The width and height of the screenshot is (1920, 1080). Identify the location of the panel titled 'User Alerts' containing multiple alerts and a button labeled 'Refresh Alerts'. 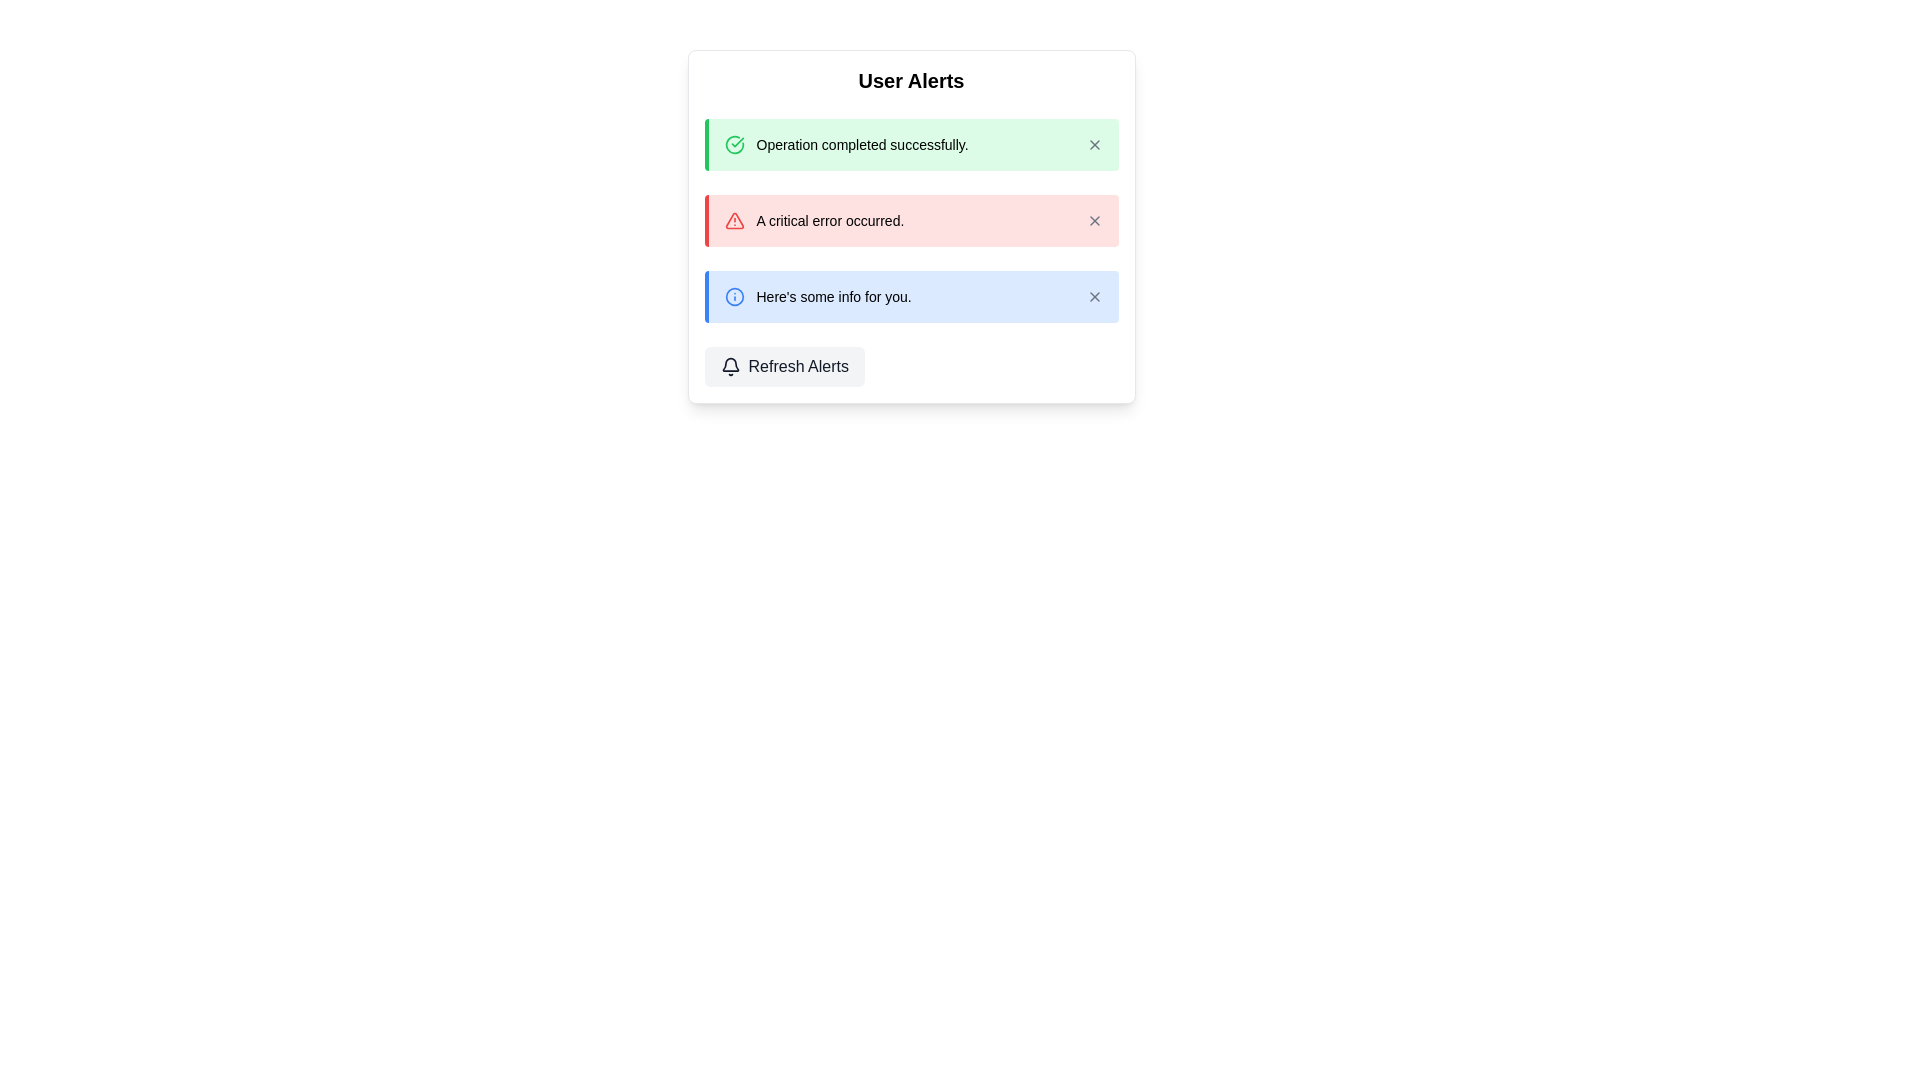
(910, 226).